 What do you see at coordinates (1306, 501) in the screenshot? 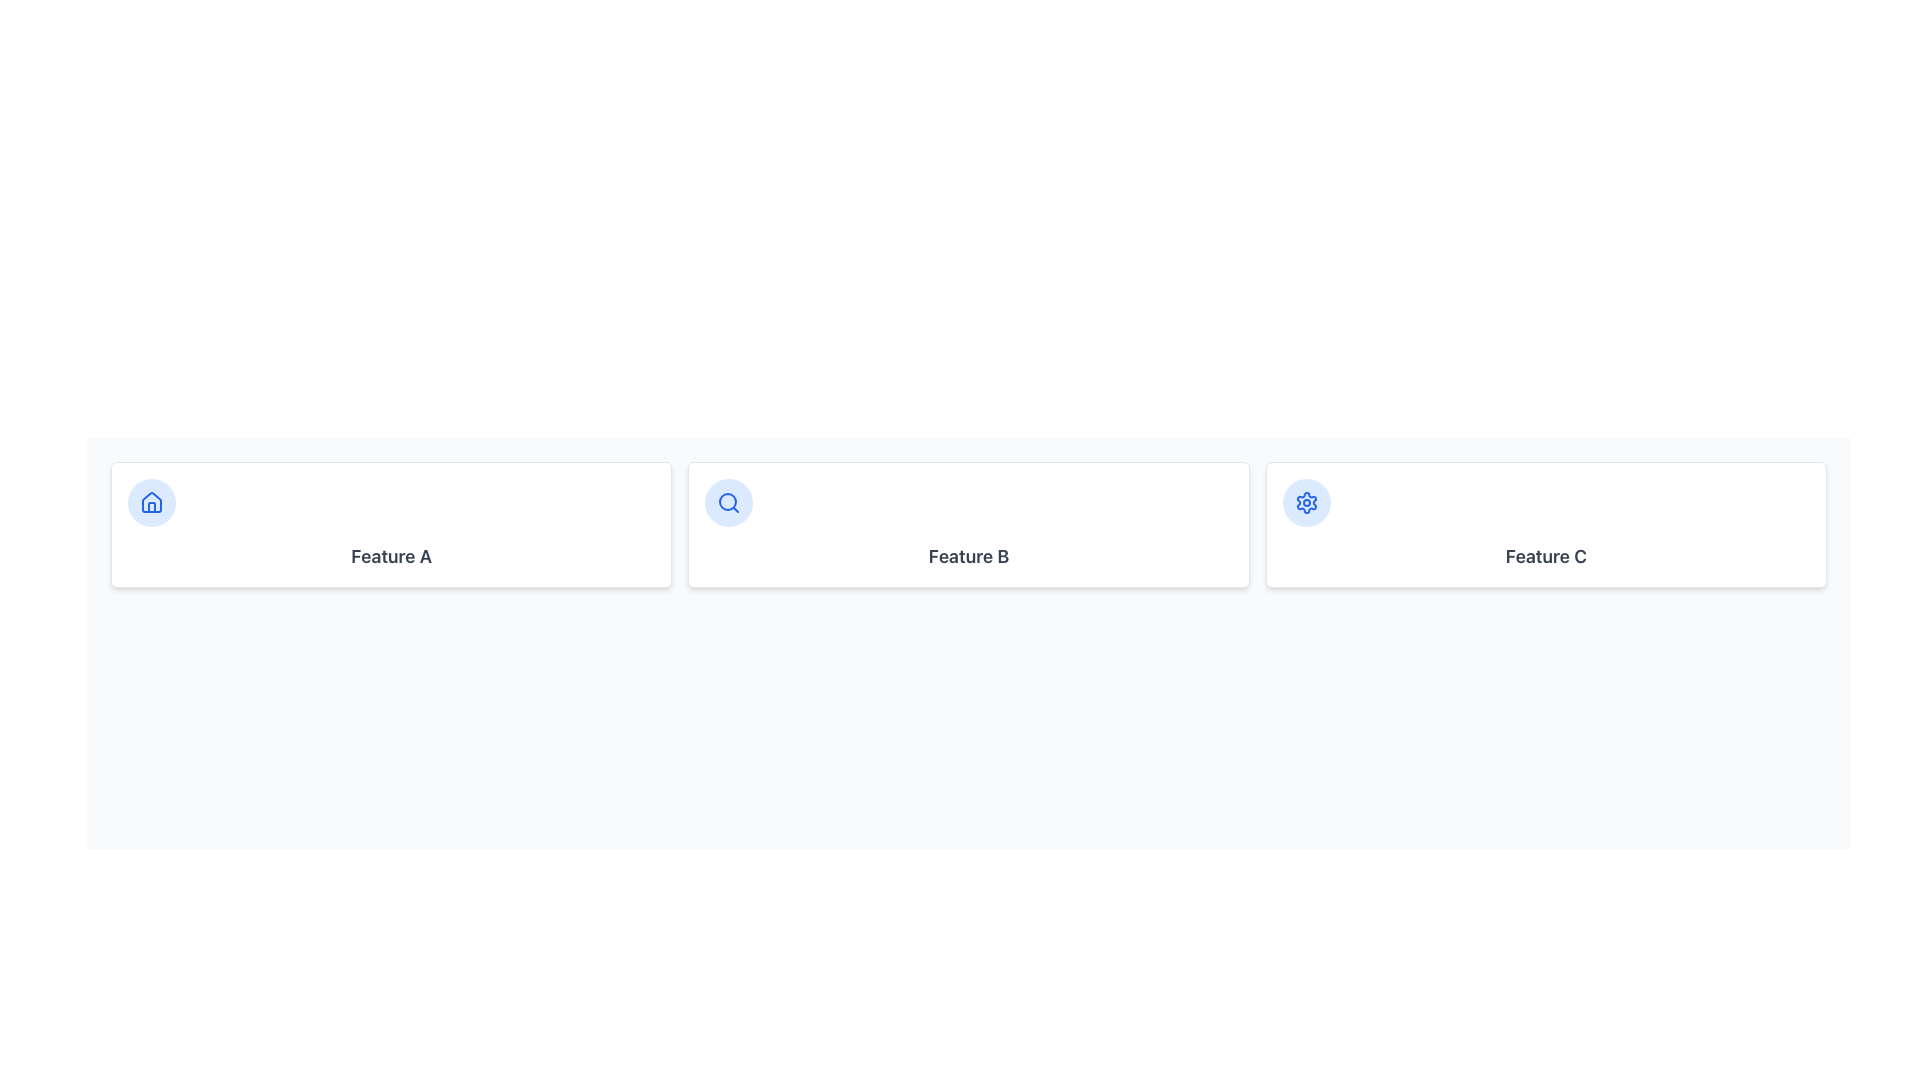
I see `the gear-shaped icon representing the settings menu in the third feature card labeled 'Feature C'` at bounding box center [1306, 501].